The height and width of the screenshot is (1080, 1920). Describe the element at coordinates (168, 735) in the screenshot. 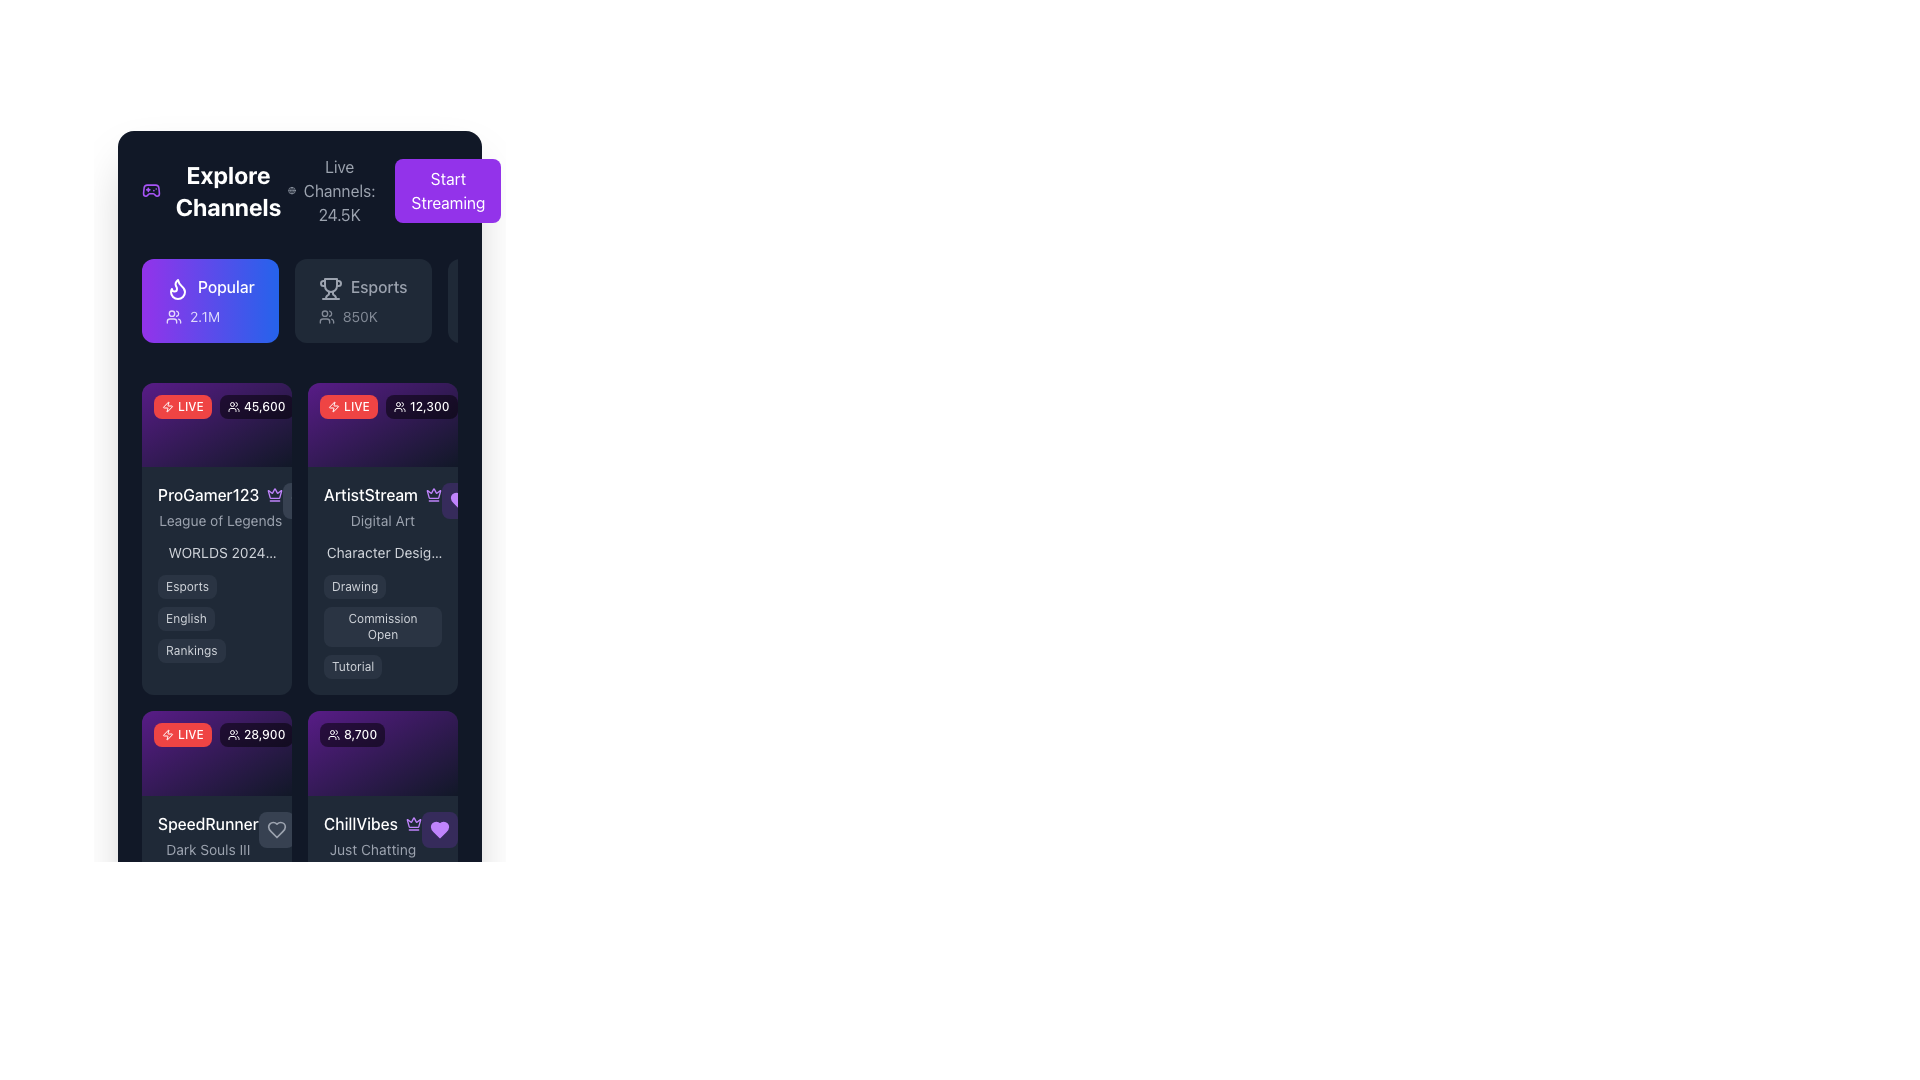

I see `the 'LIVE' status icon located in the top-left corner of the streaming channel card` at that location.